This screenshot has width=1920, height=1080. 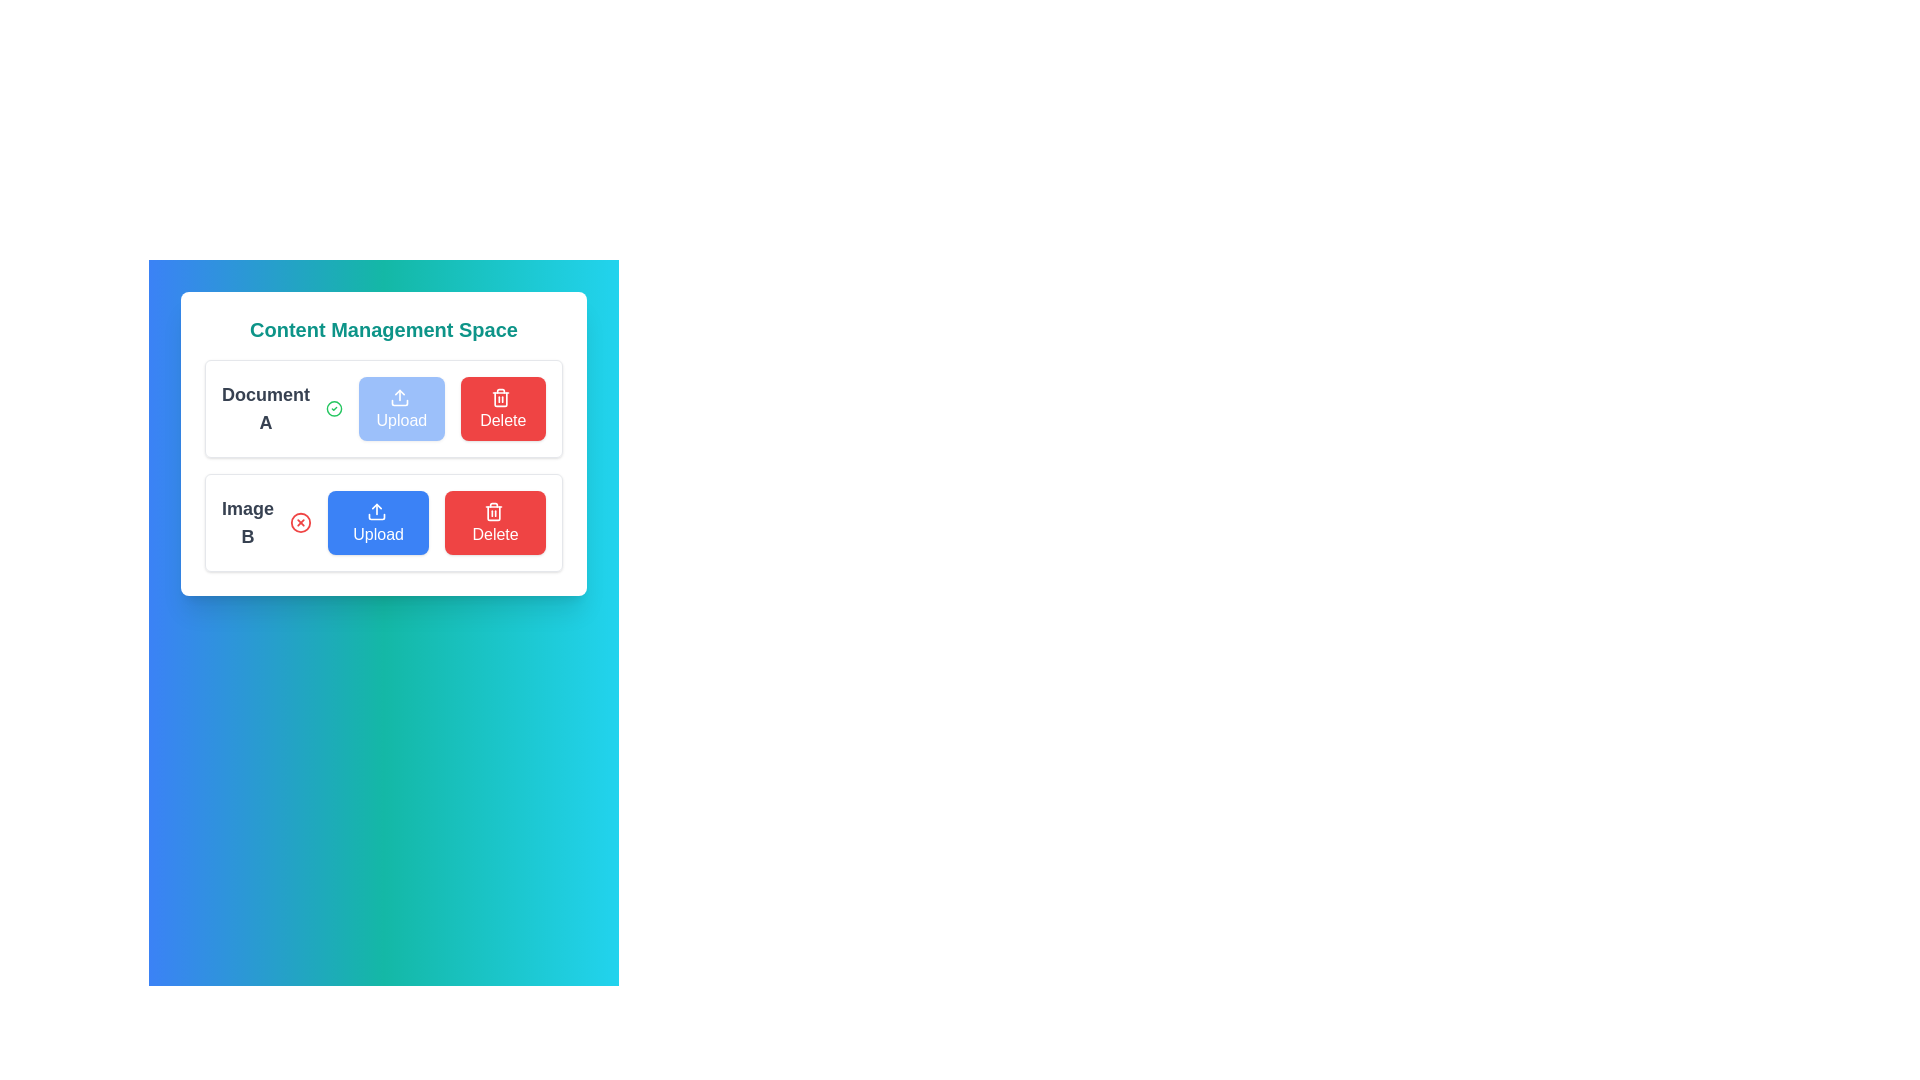 What do you see at coordinates (376, 510) in the screenshot?
I see `the small upload icon with a thin stroke and an upwards arrow, located within the 'Upload' button in the 'Image B' row of the content management interface` at bounding box center [376, 510].